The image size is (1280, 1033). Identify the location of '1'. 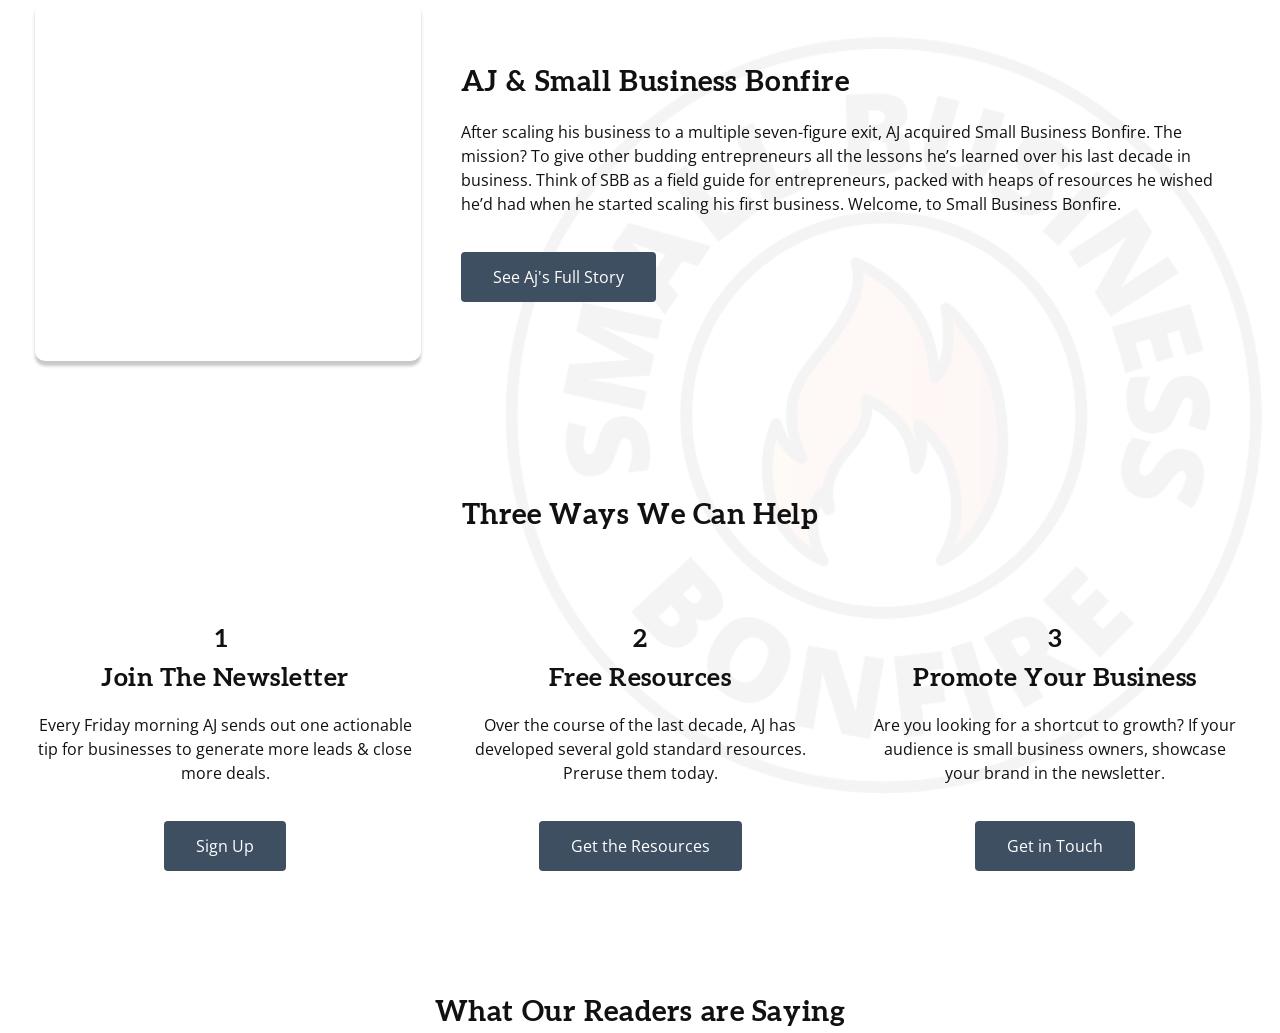
(224, 638).